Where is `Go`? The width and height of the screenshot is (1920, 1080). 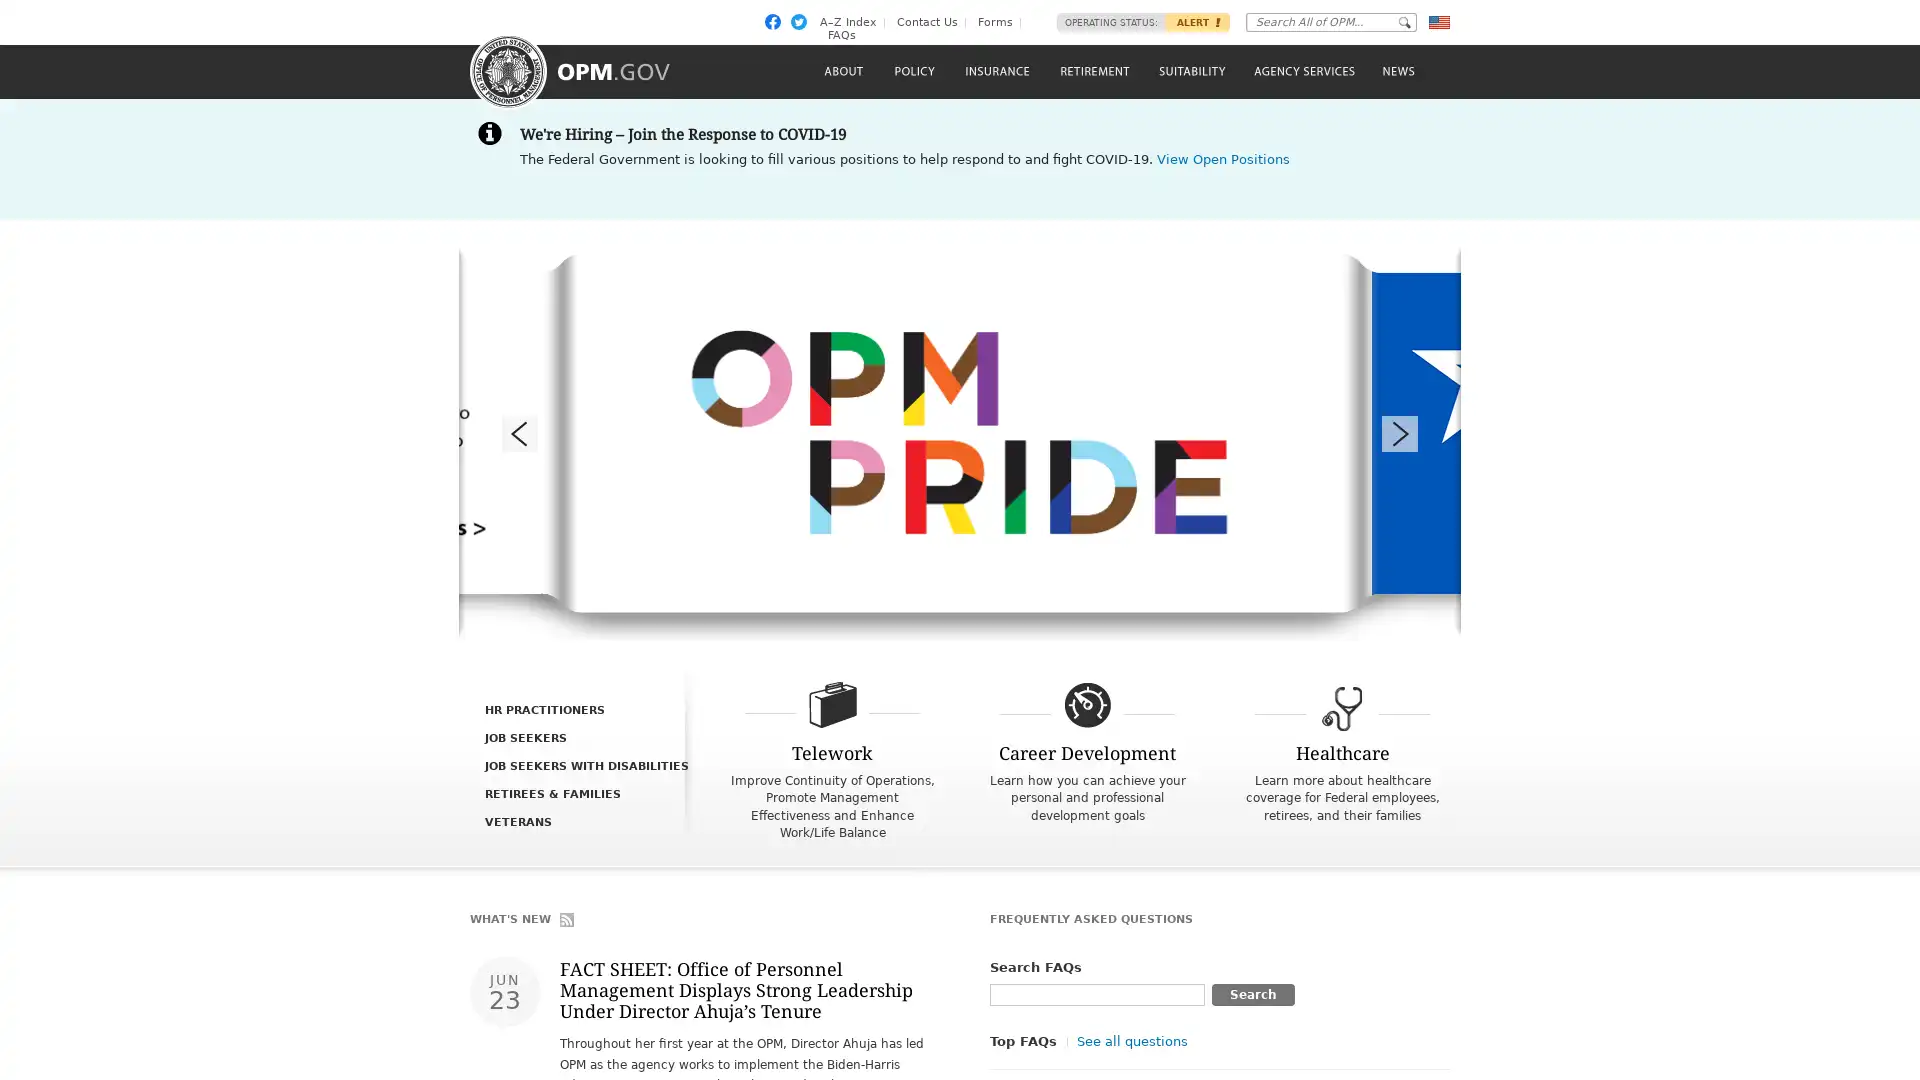
Go is located at coordinates (1404, 22).